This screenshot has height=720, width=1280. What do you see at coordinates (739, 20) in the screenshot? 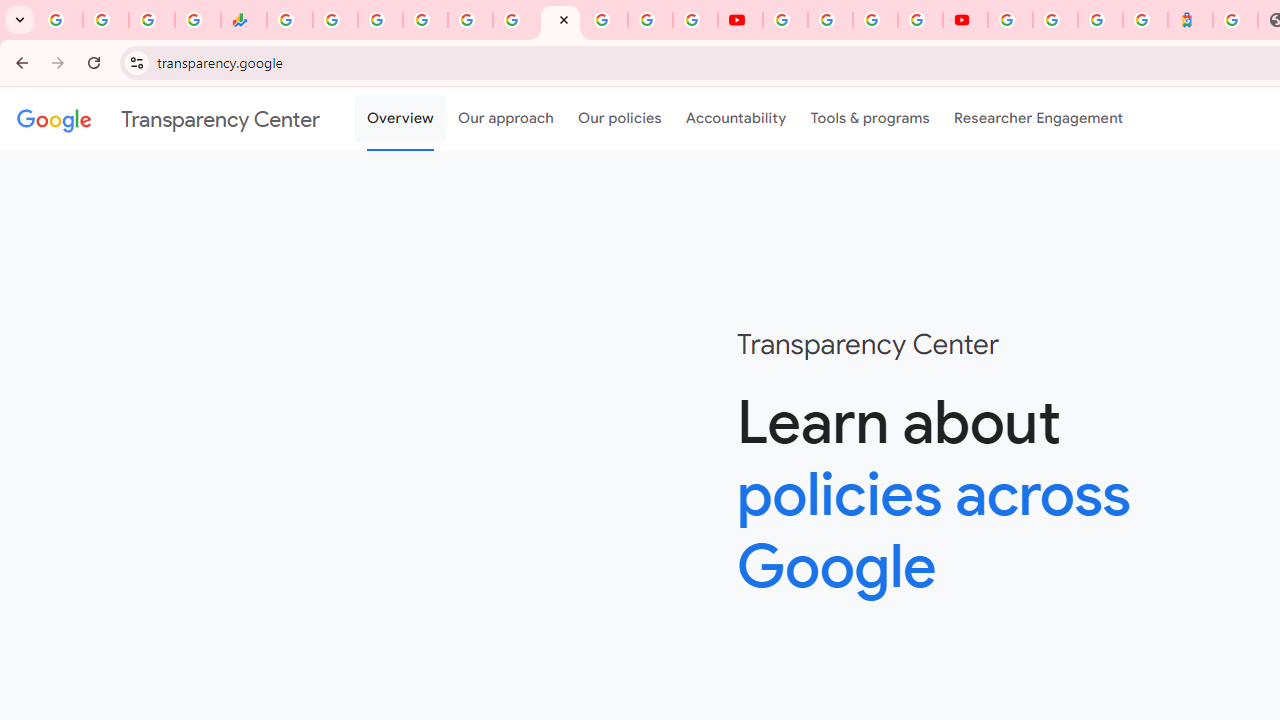
I see `'YouTube'` at bounding box center [739, 20].